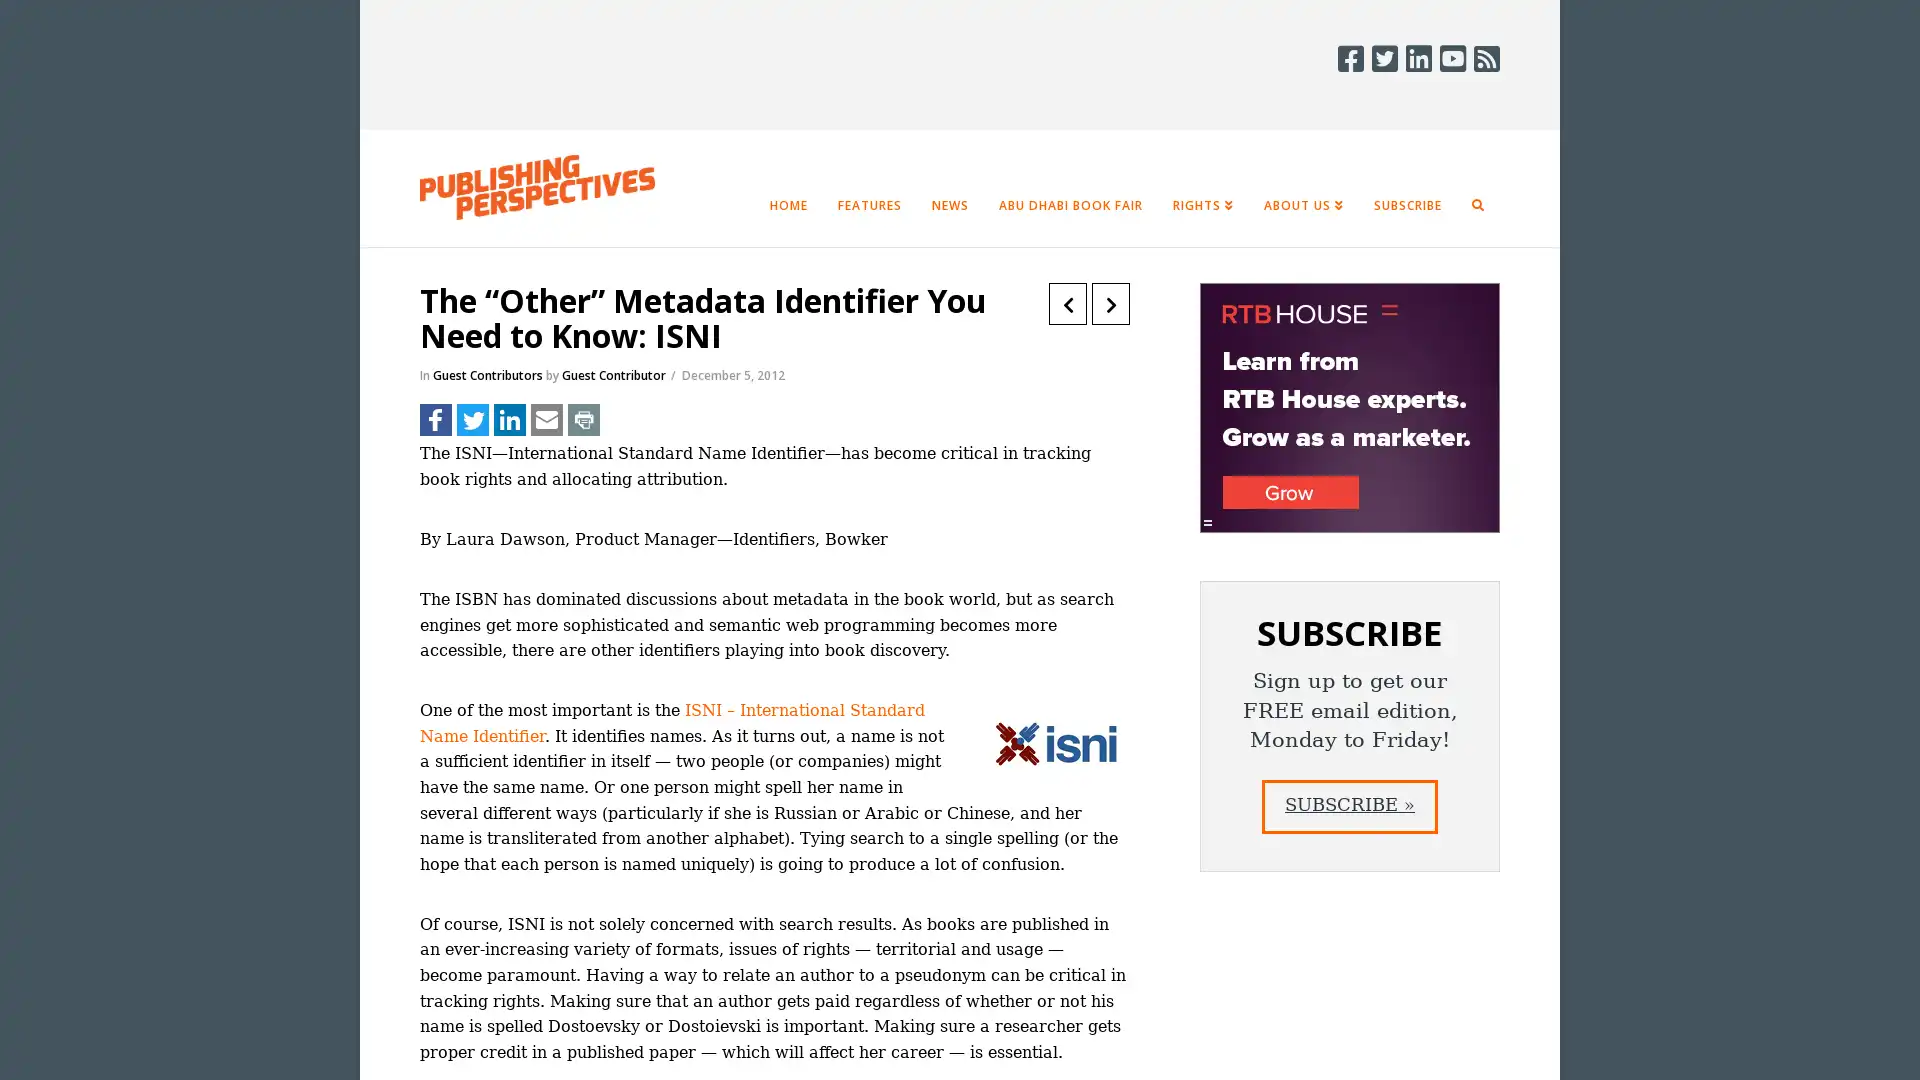 This screenshot has height=1080, width=1920. I want to click on Share to Email, so click(547, 419).